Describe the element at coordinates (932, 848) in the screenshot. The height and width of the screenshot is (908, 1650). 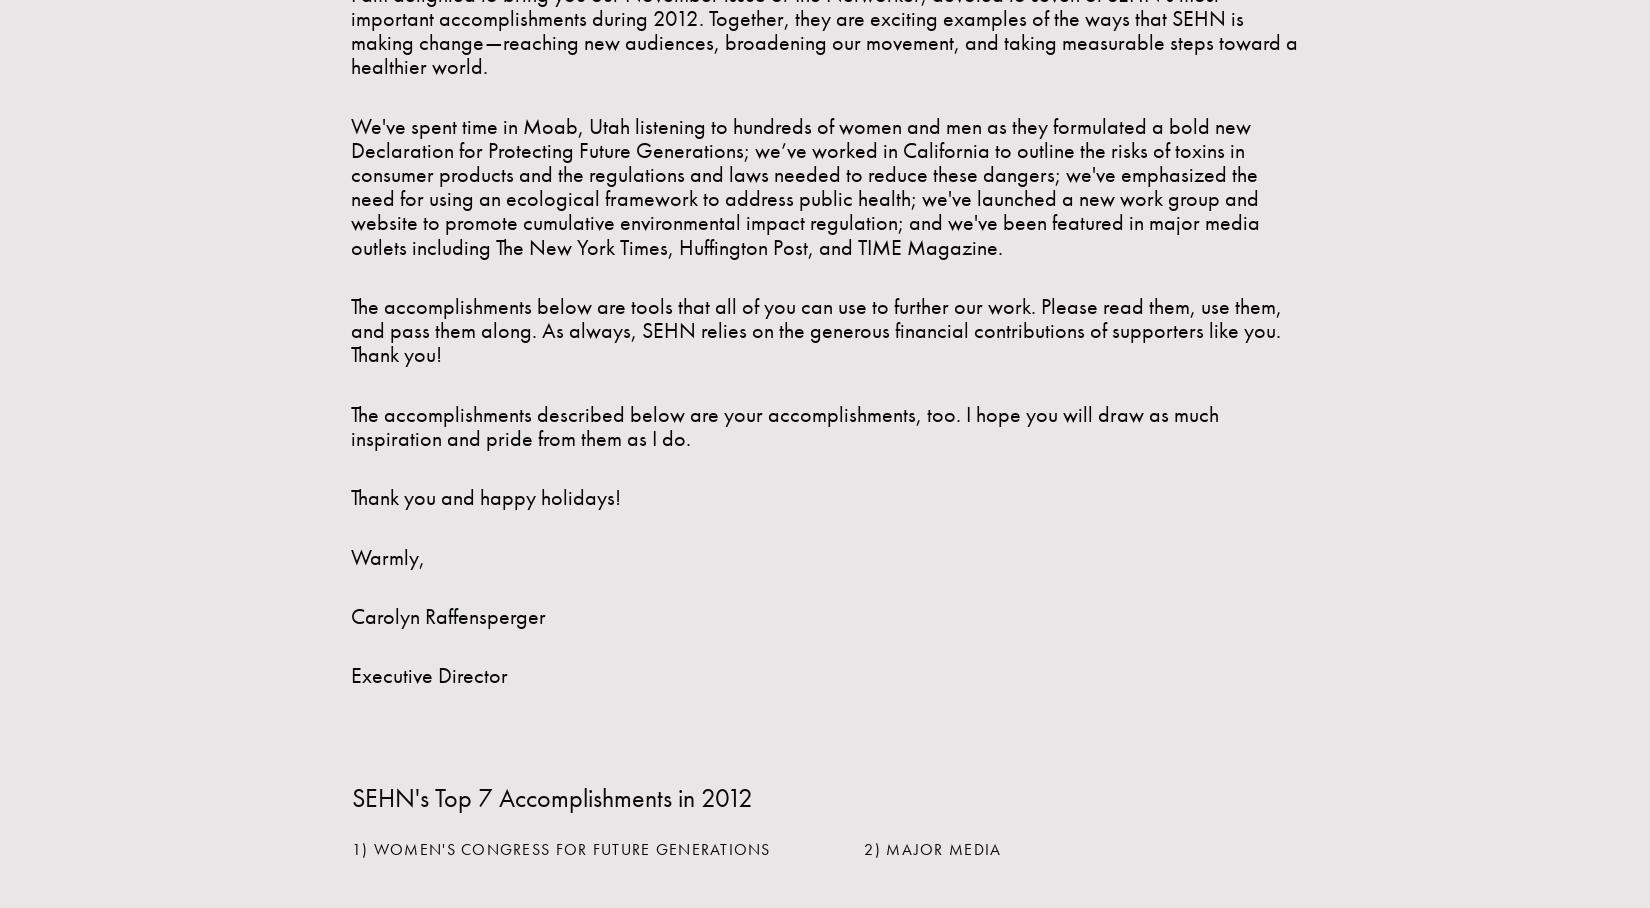
I see `'2) Major media'` at that location.